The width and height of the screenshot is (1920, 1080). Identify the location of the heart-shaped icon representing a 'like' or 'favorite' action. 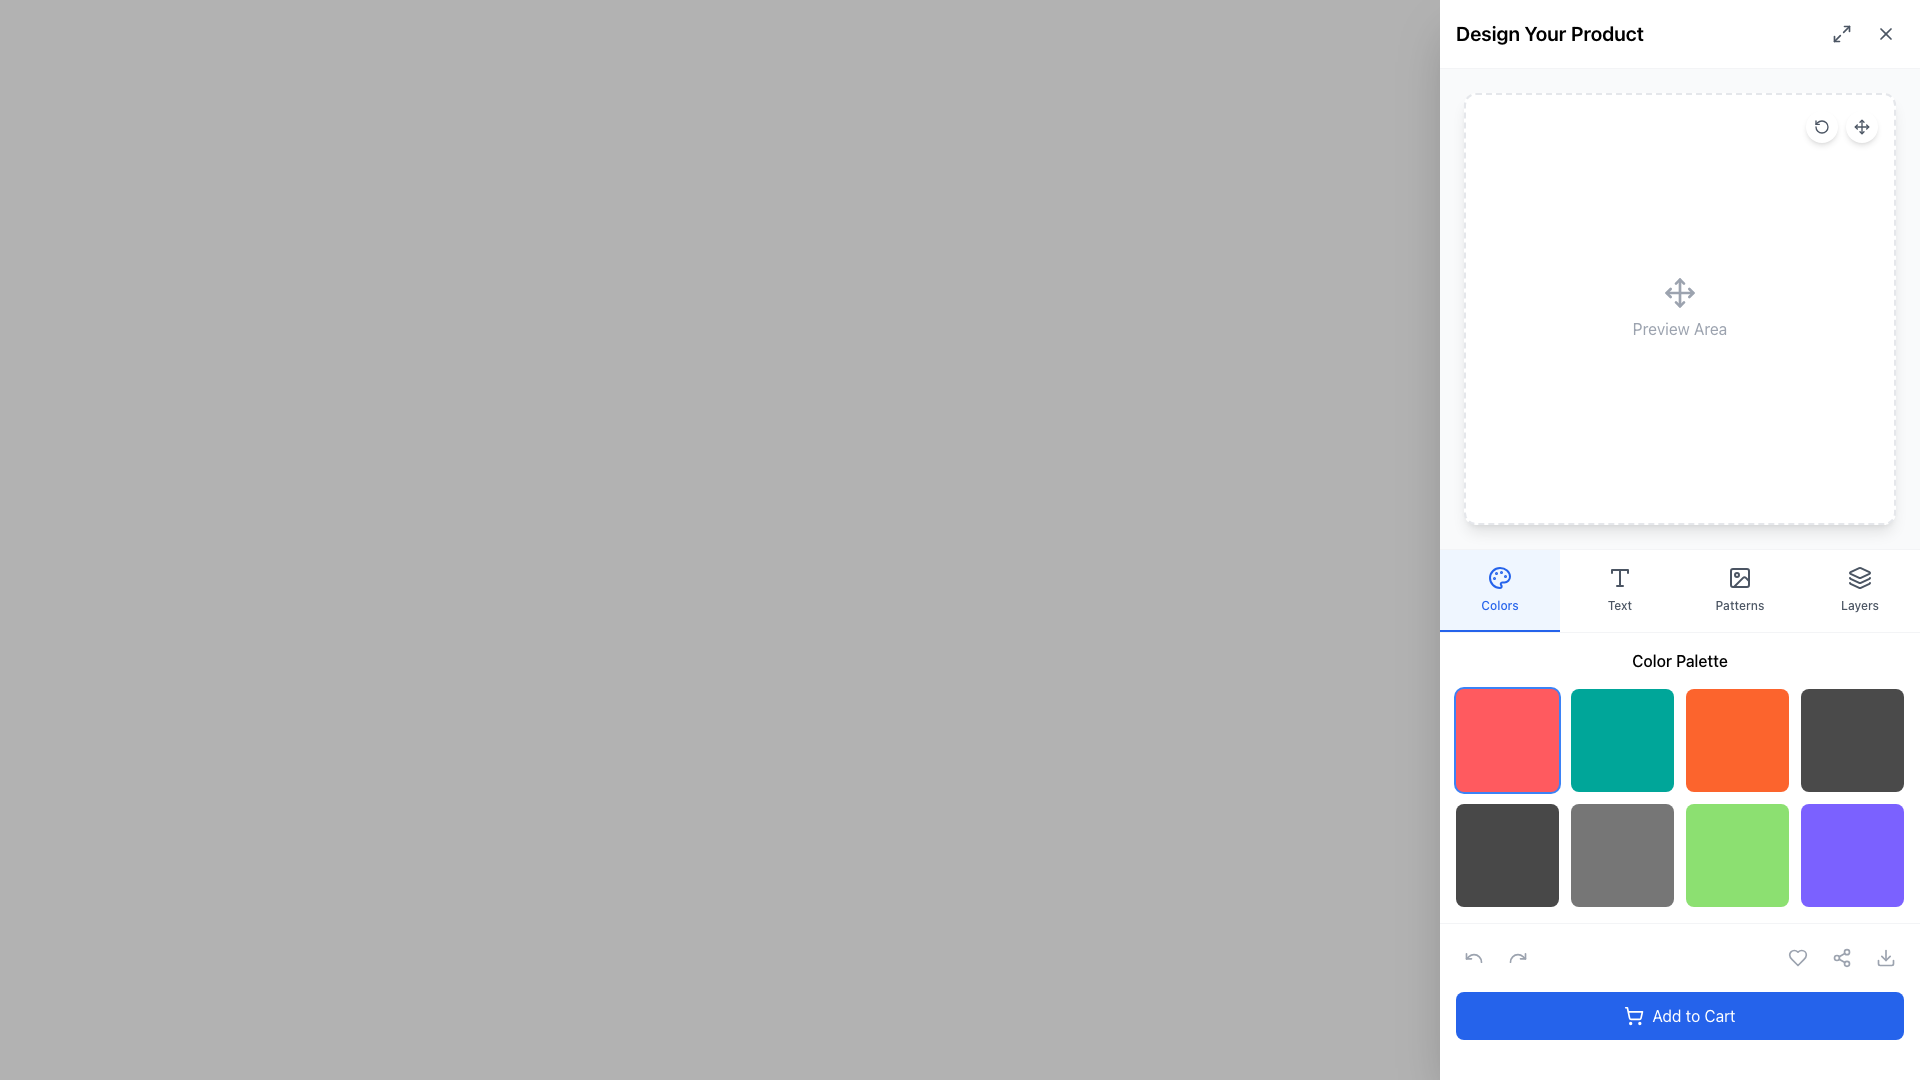
(1798, 956).